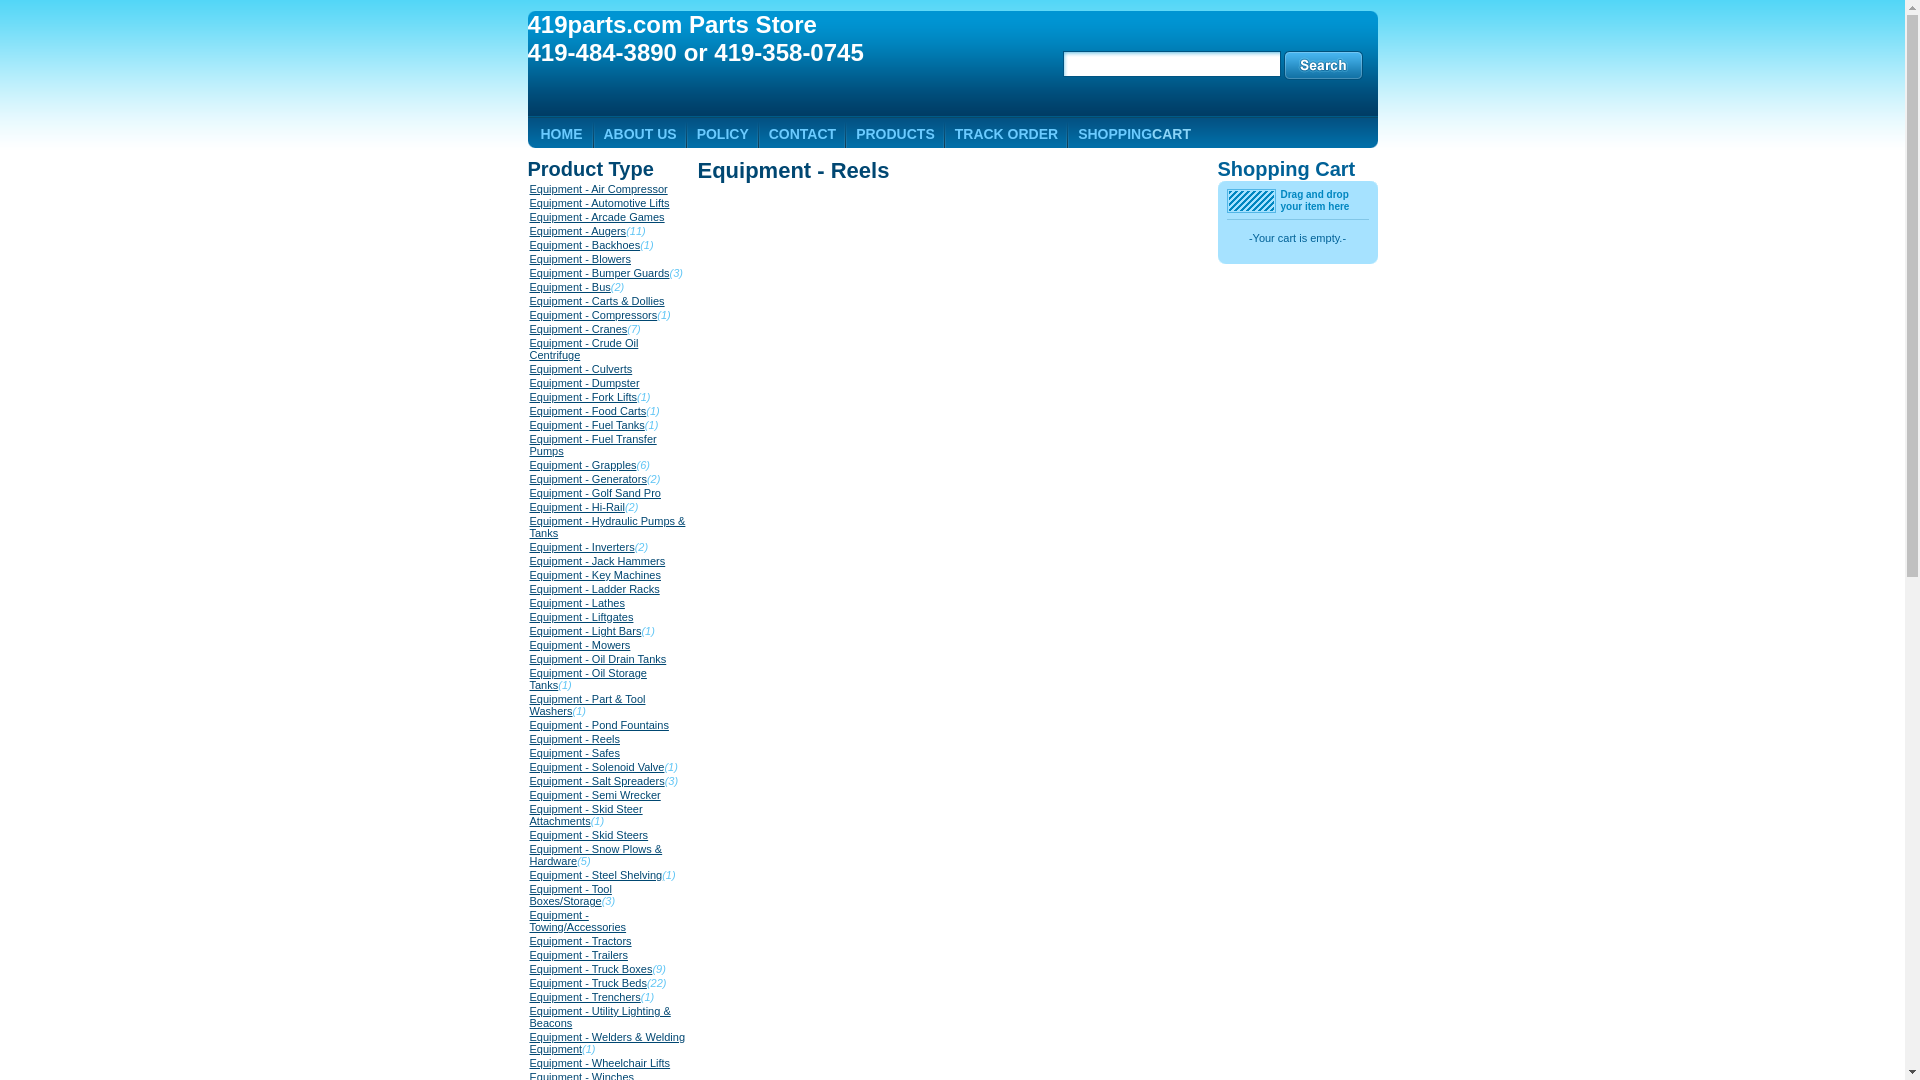 This screenshot has width=1920, height=1080. What do you see at coordinates (529, 216) in the screenshot?
I see `'Equipment - Arcade Games'` at bounding box center [529, 216].